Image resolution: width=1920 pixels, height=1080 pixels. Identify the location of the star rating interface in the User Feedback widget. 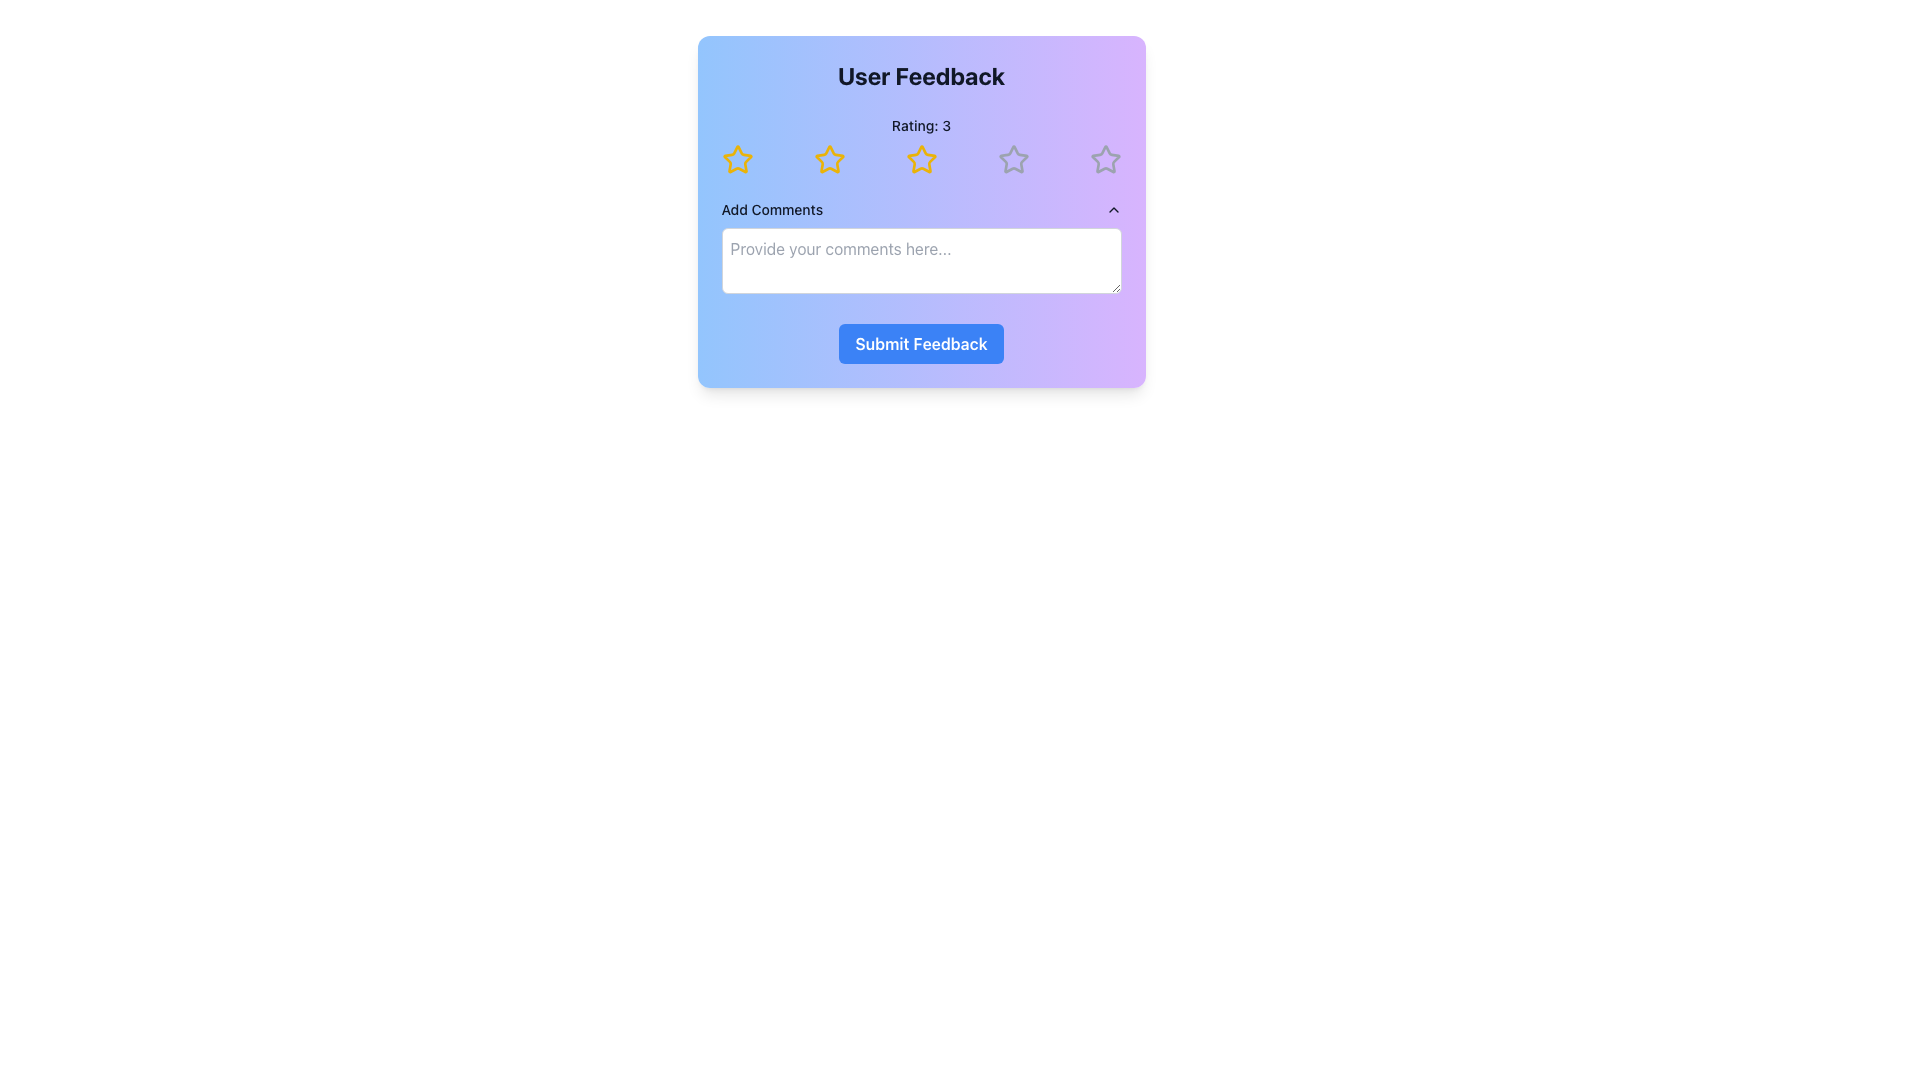
(920, 212).